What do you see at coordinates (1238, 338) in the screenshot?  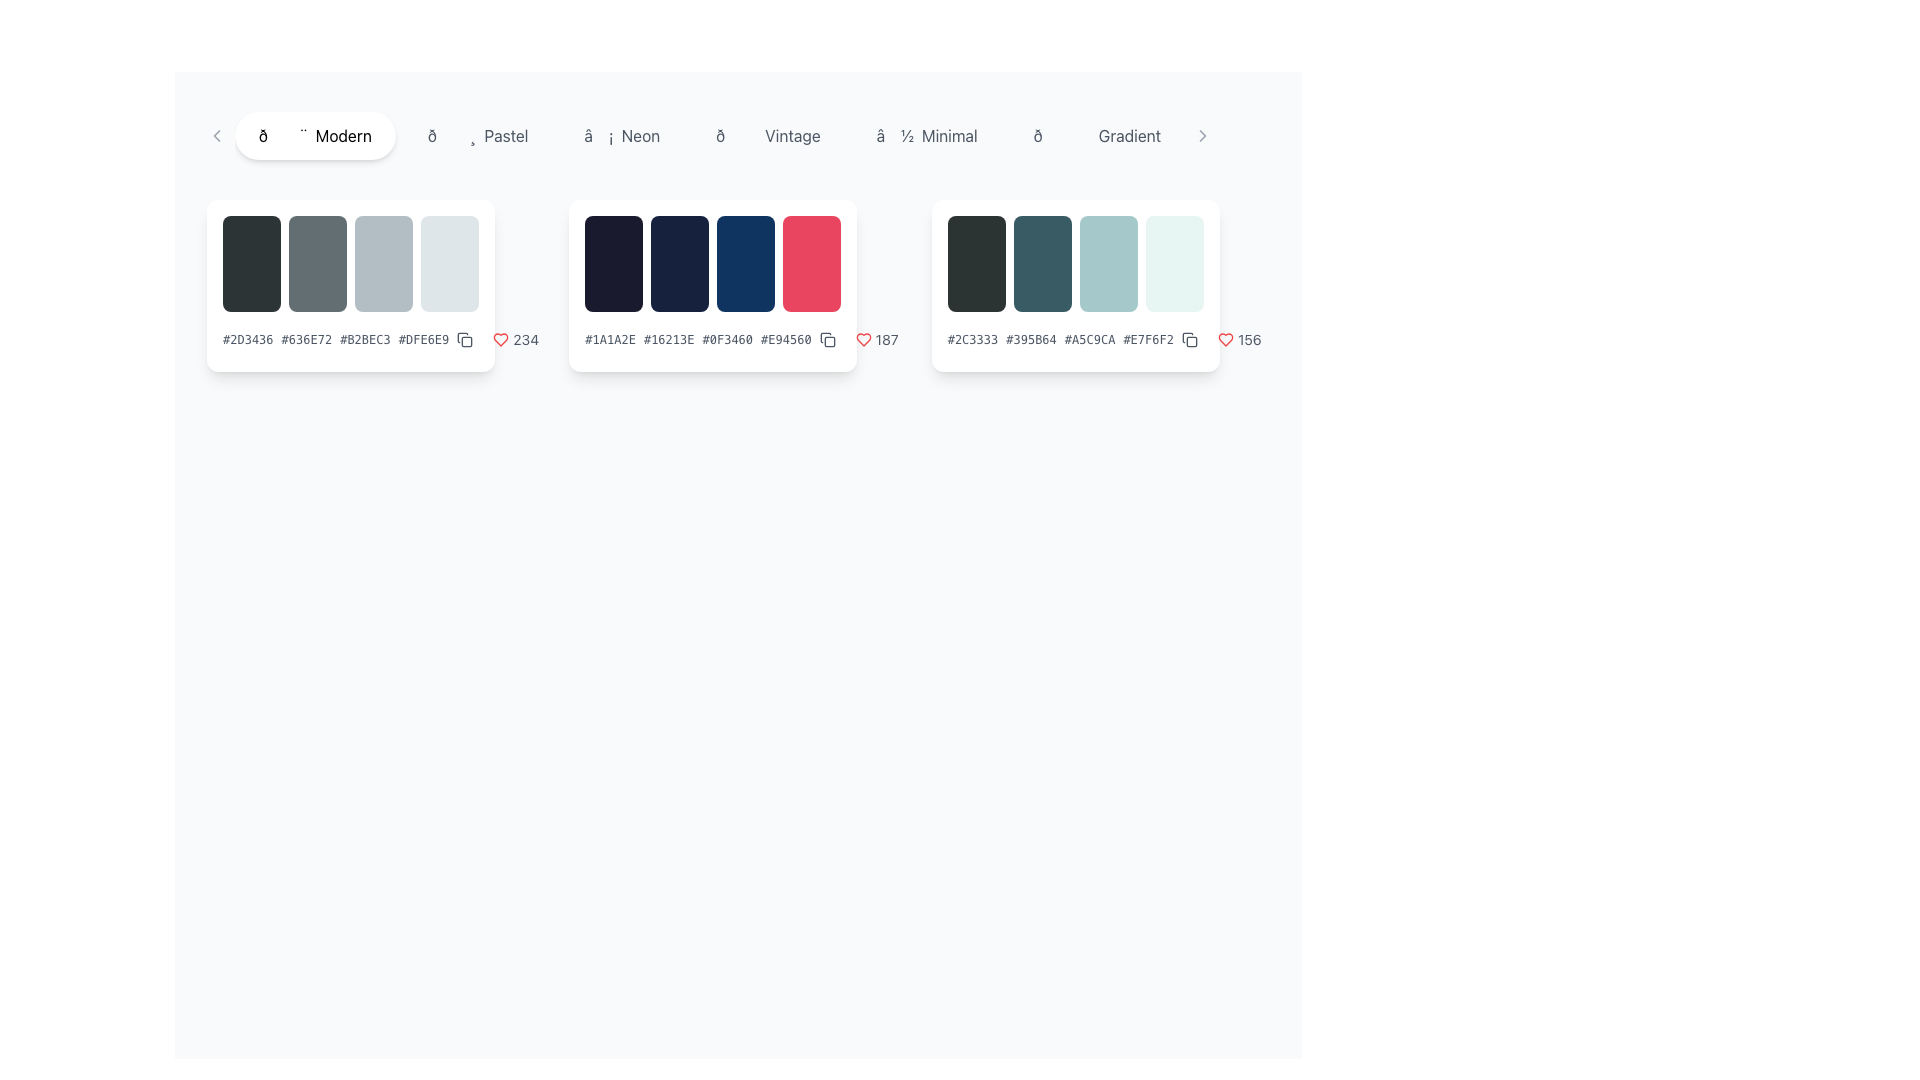 I see `the label displaying the number '156' next to the red heart icon in the third card from the left` at bounding box center [1238, 338].